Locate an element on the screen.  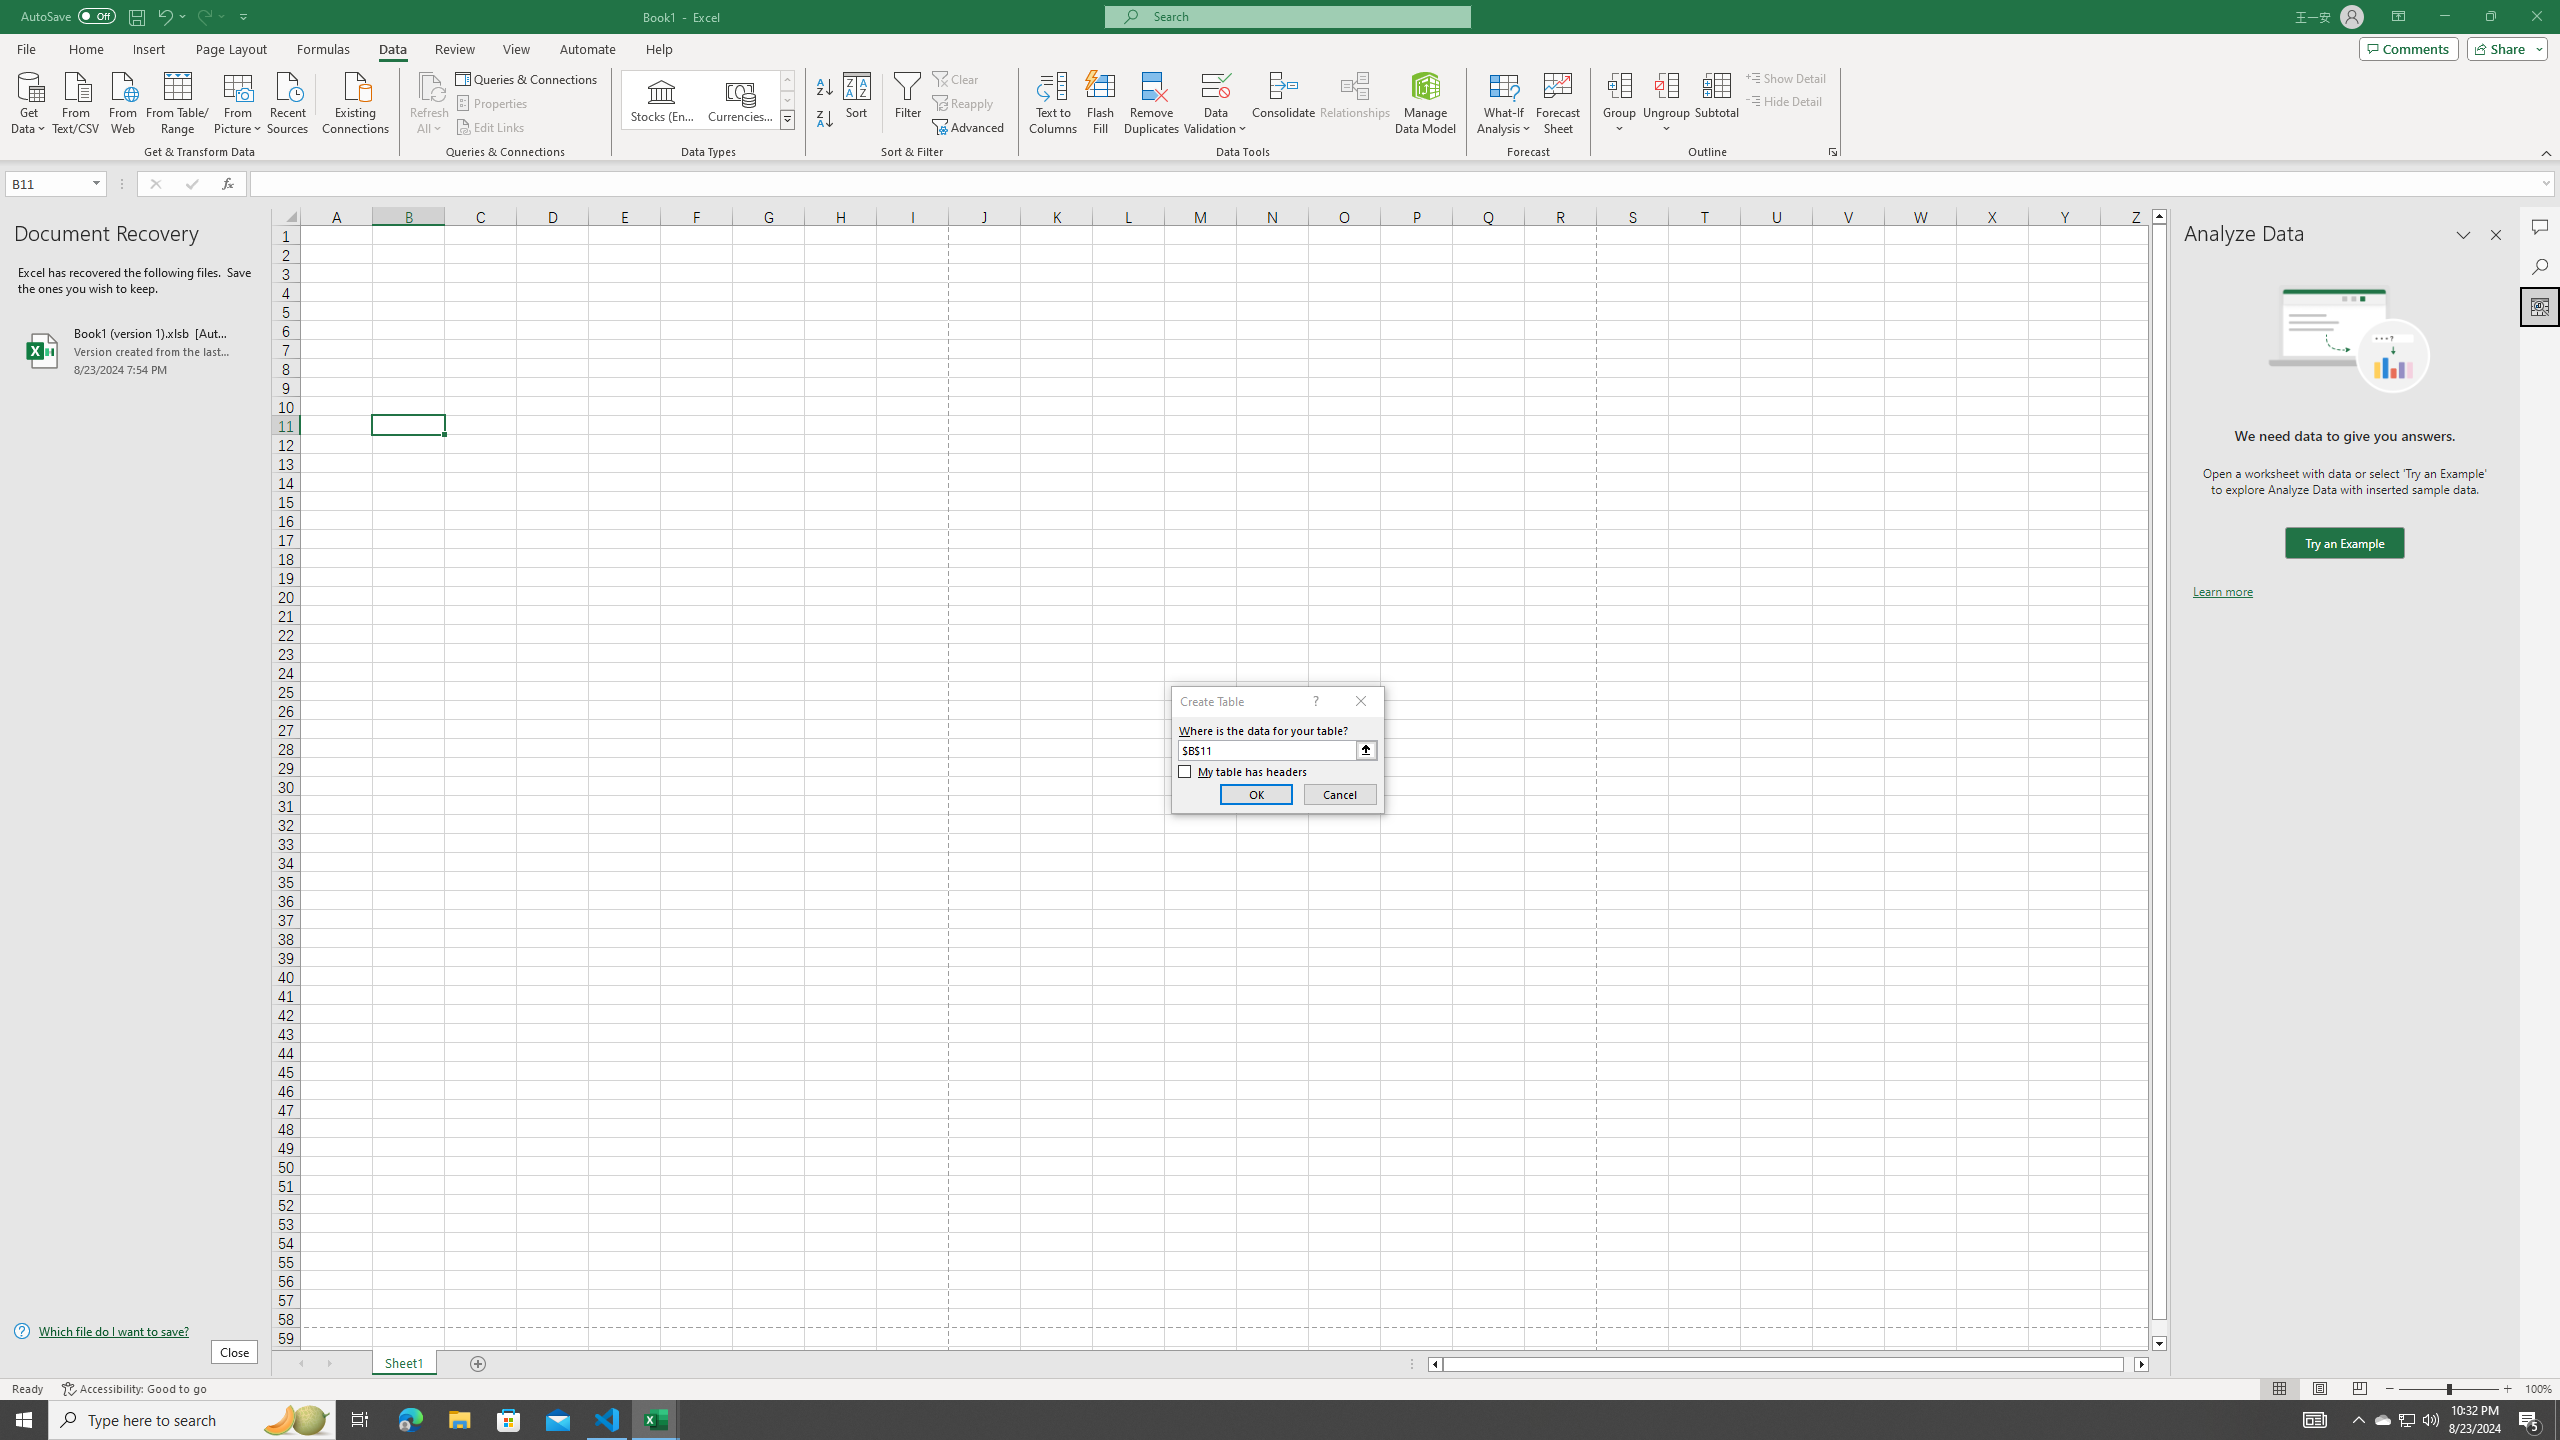
'Data Validation...' is located at coordinates (1215, 84).